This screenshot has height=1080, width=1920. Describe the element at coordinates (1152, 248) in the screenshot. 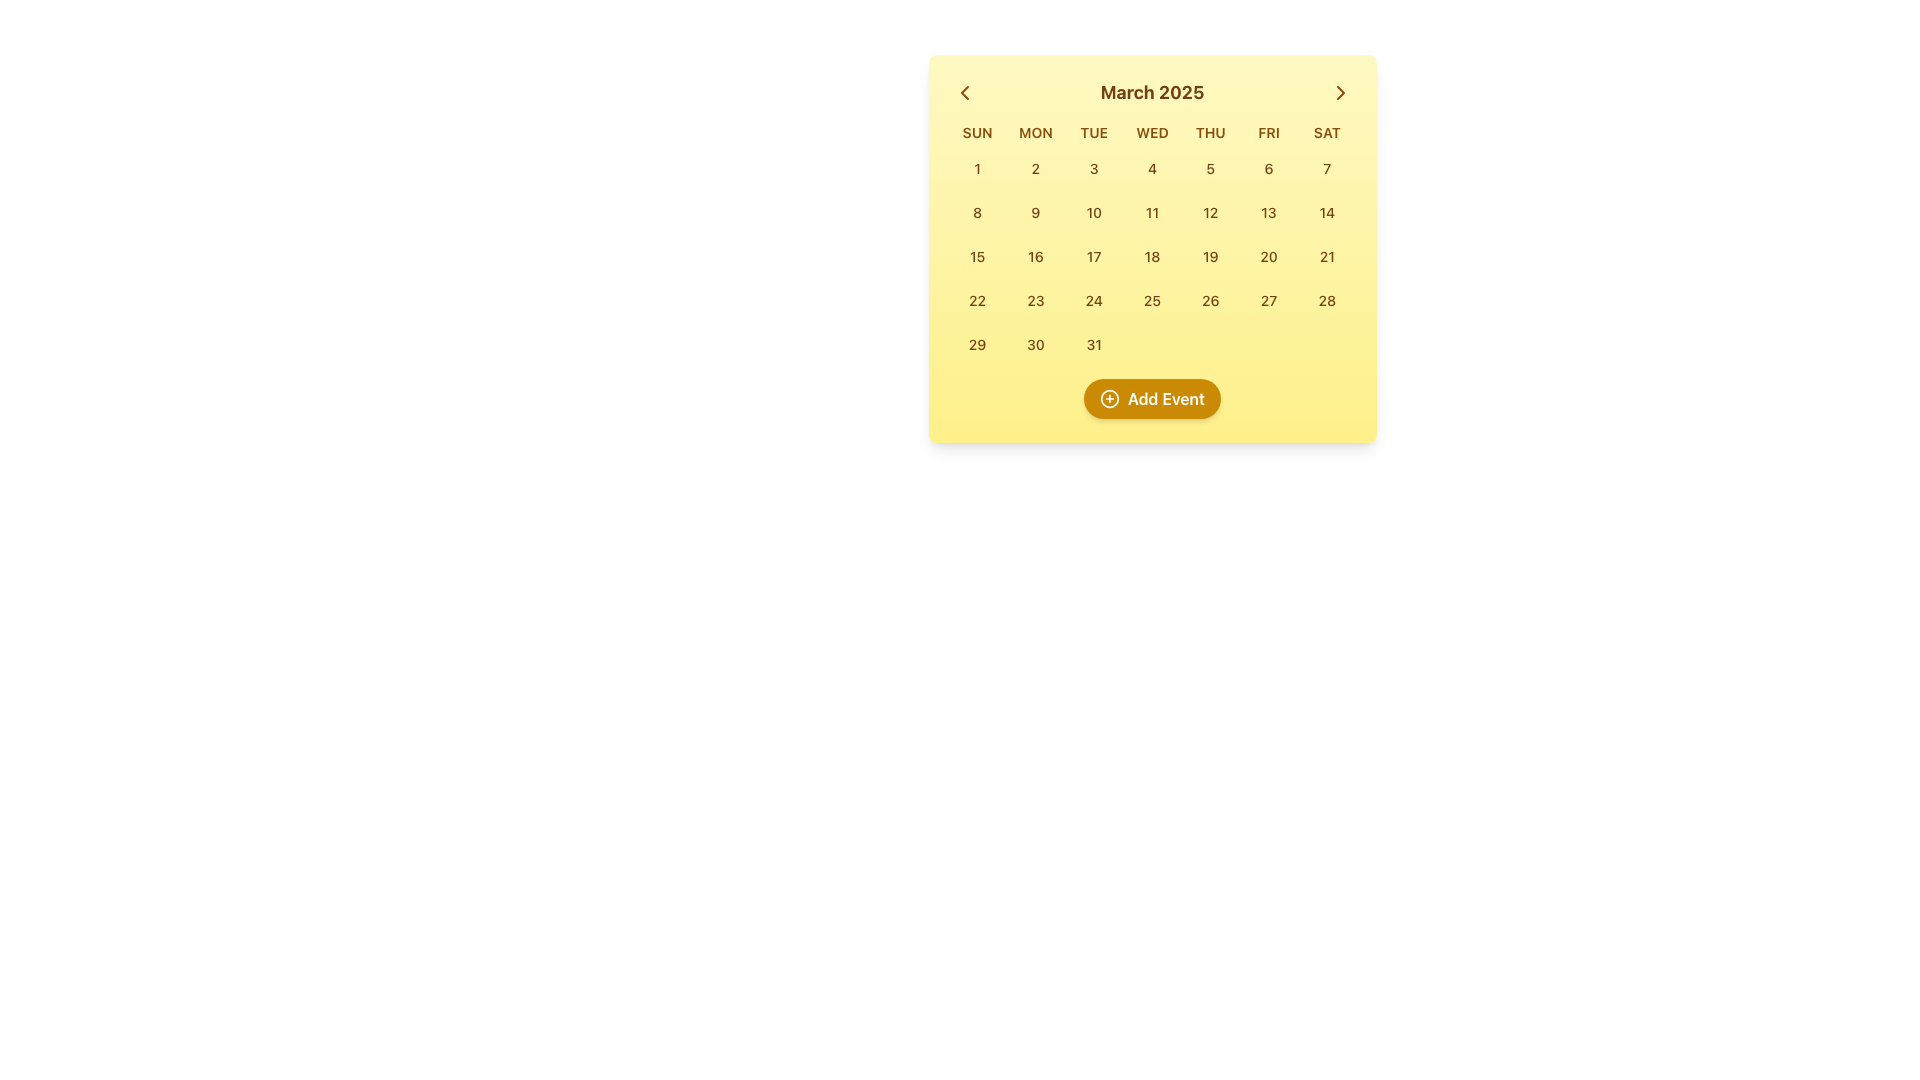

I see `a specific date in the March 2025 calendar` at that location.